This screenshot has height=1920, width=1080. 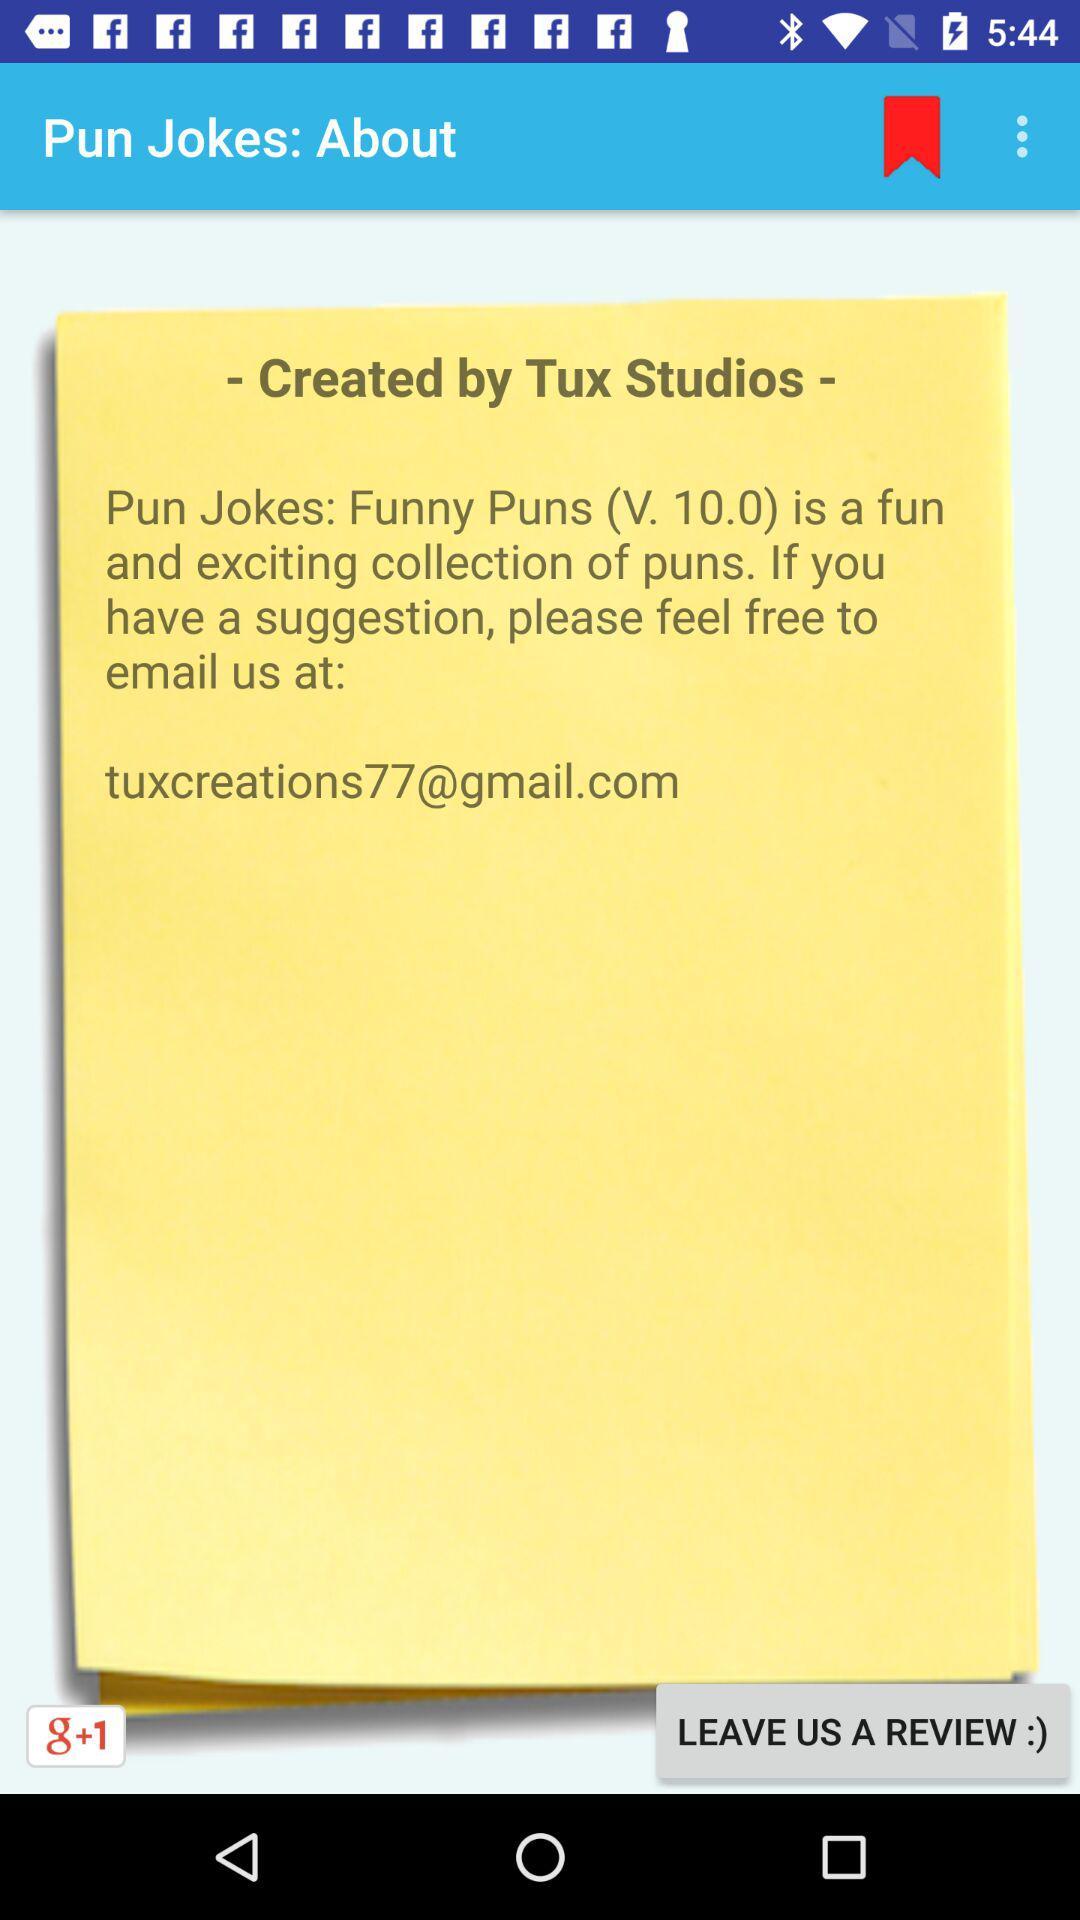 I want to click on app to the right of the pun jokes: about, so click(x=911, y=135).